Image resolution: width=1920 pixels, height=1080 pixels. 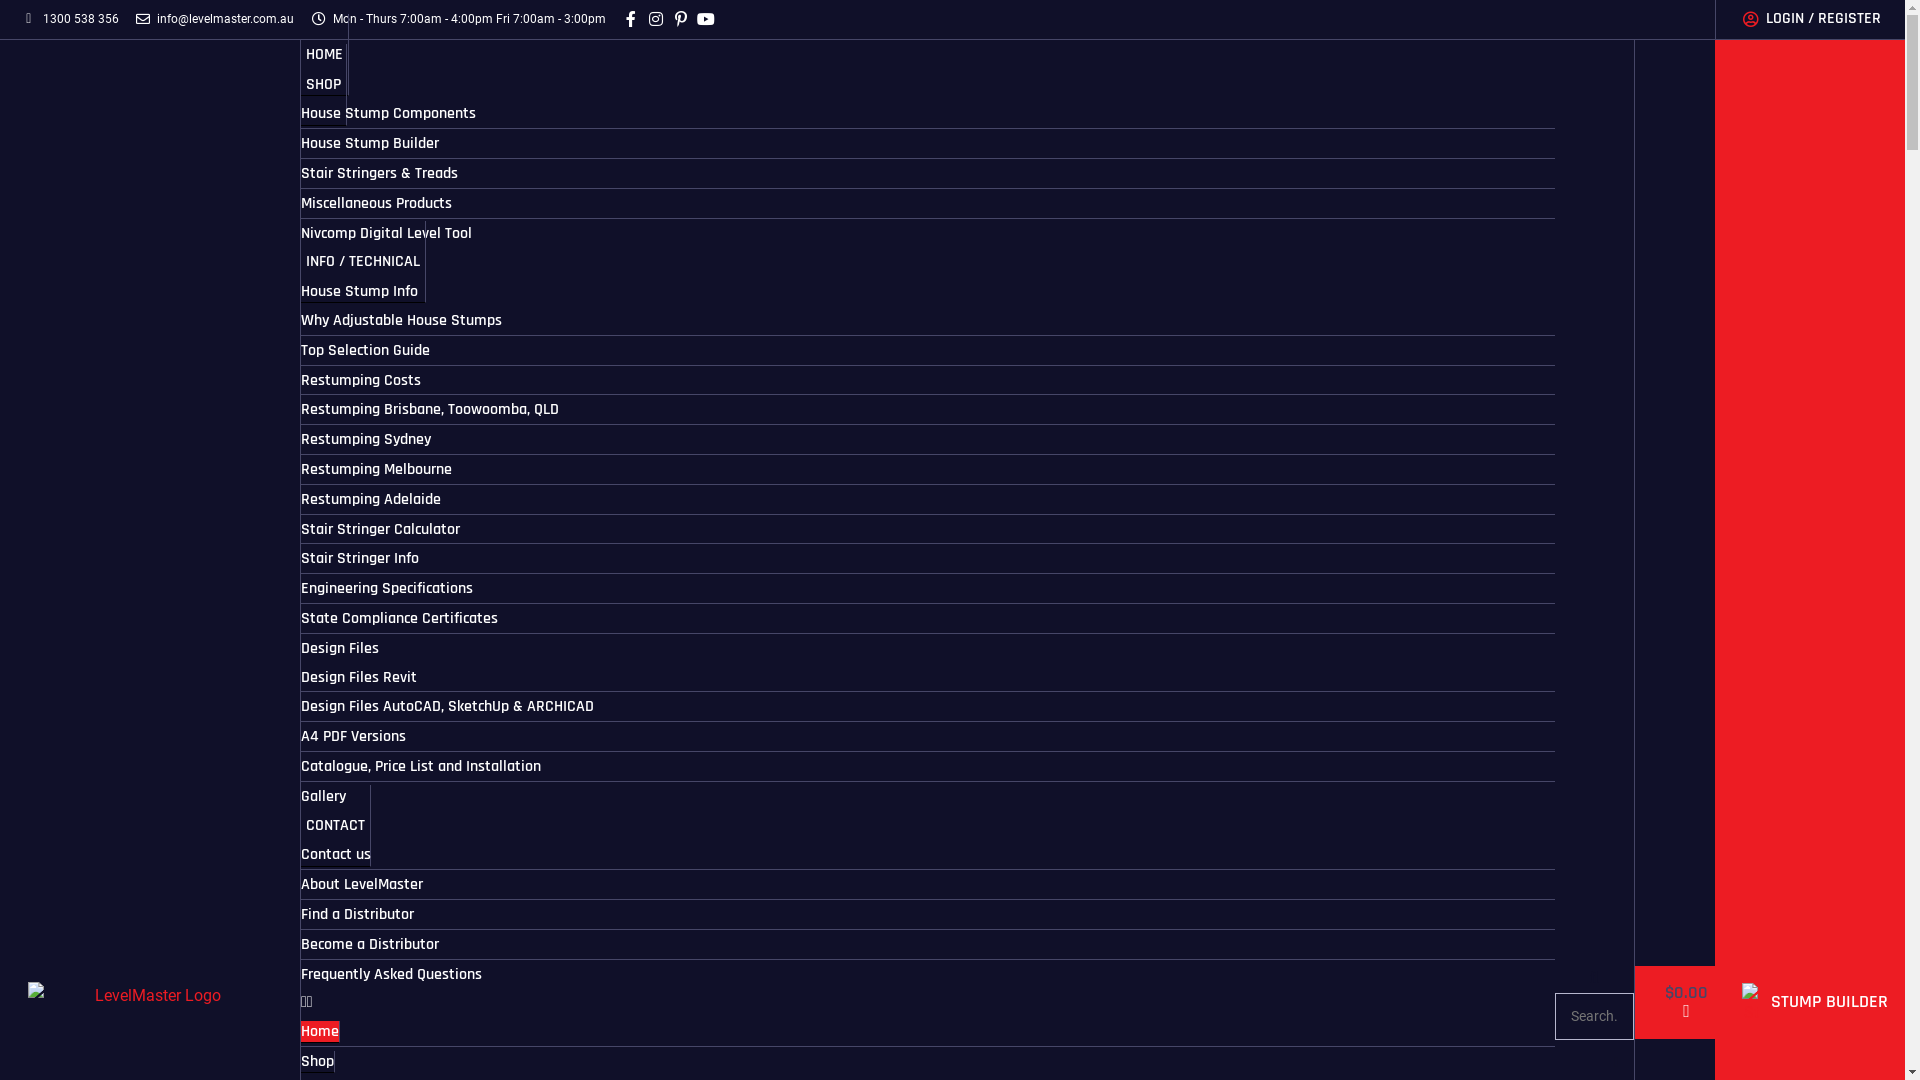 What do you see at coordinates (380, 528) in the screenshot?
I see `'Stair Stringer Calculator'` at bounding box center [380, 528].